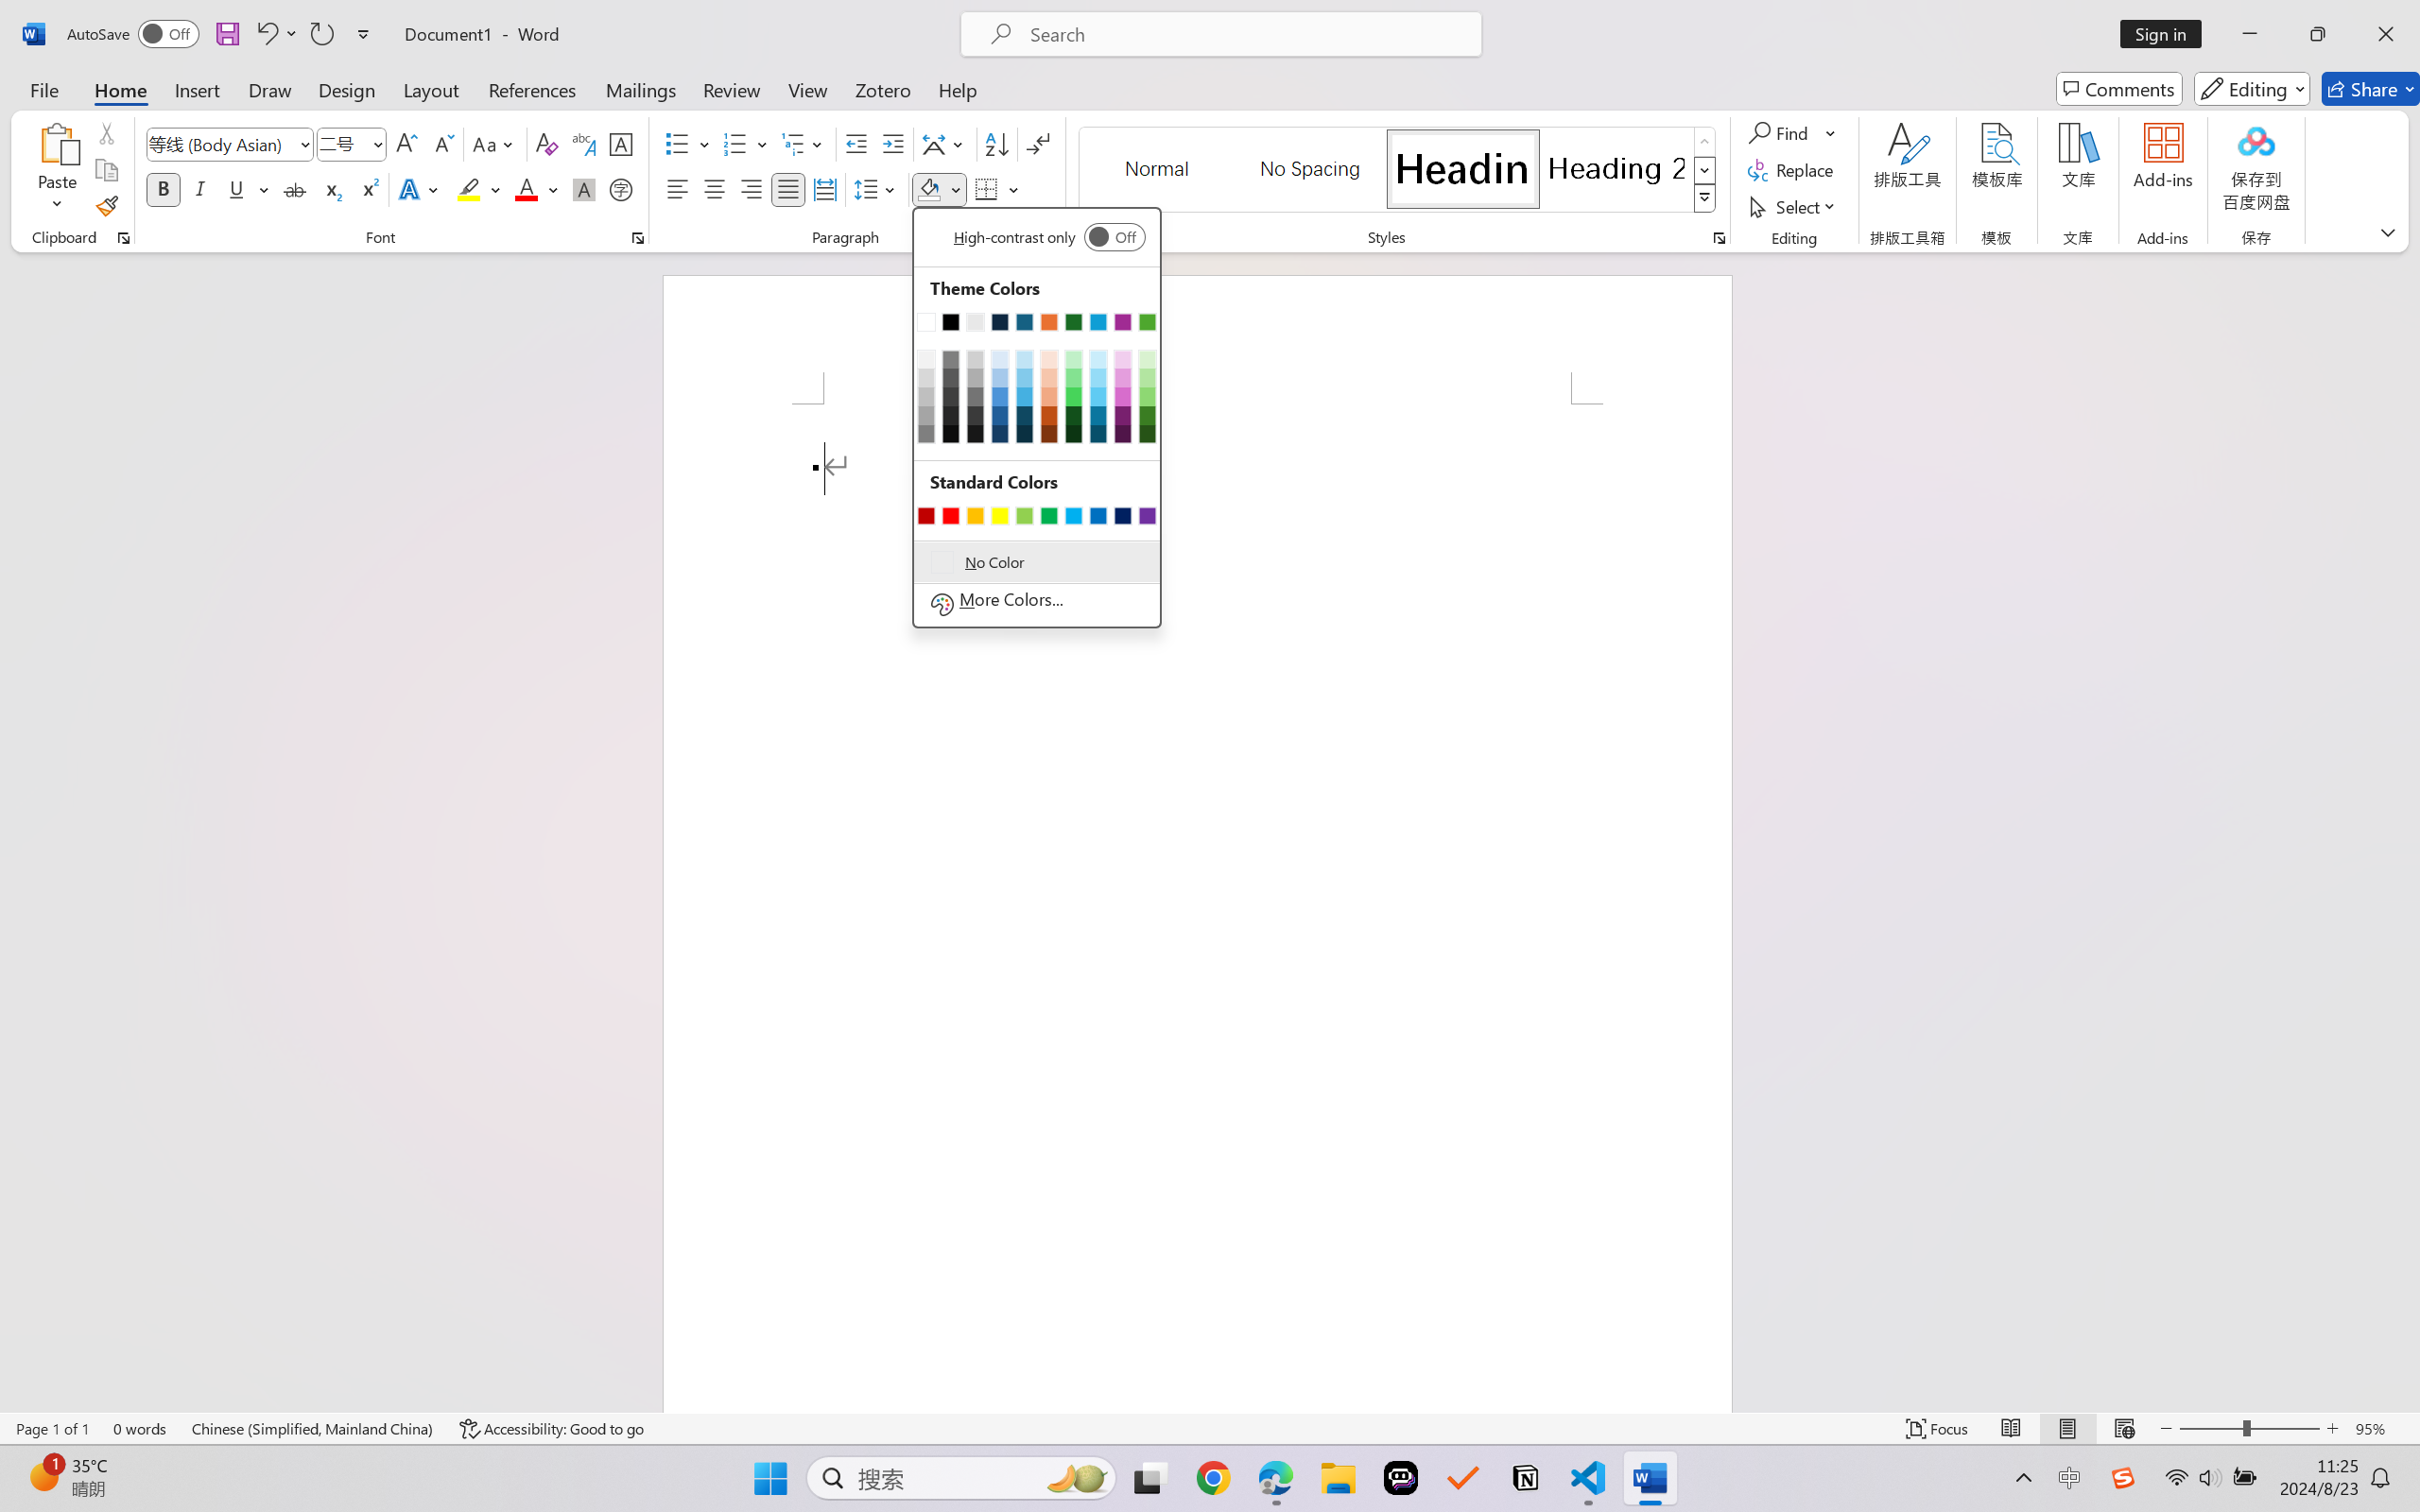 The image size is (2420, 1512). Describe the element at coordinates (320, 33) in the screenshot. I see `'Repeat Style'` at that location.